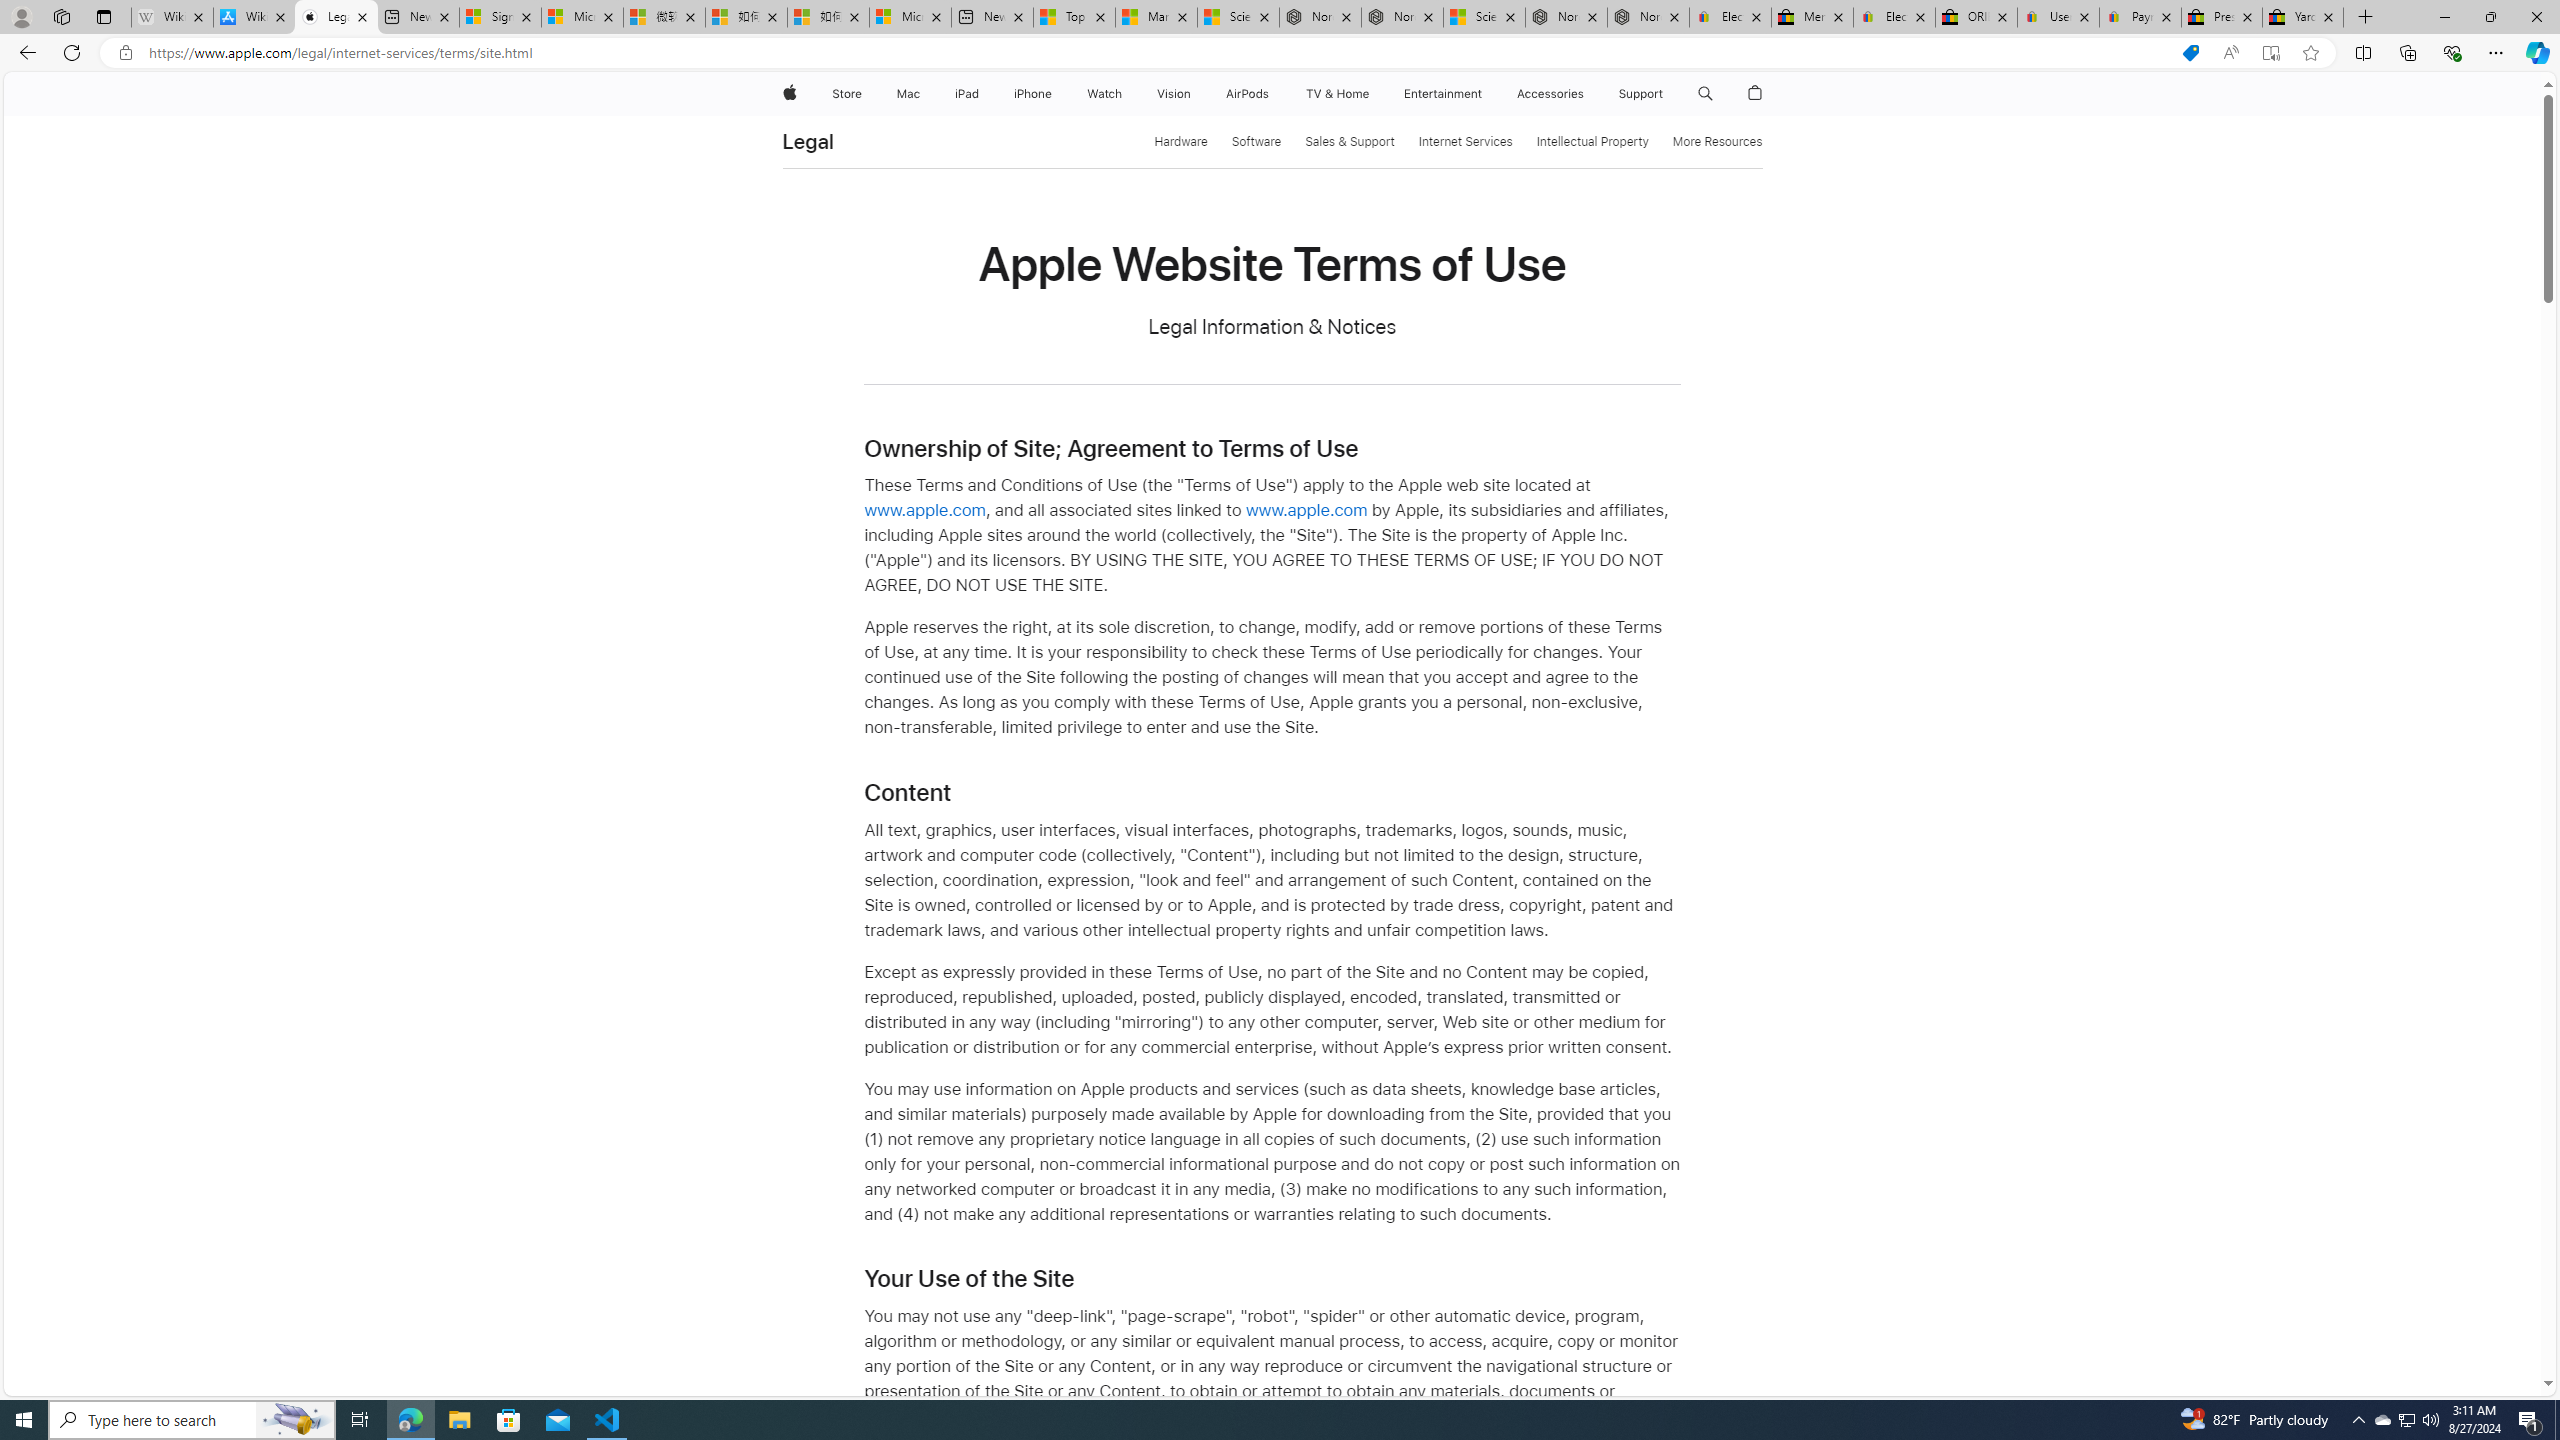 Image resolution: width=2560 pixels, height=1440 pixels. I want to click on 'Mac menu', so click(921, 93).